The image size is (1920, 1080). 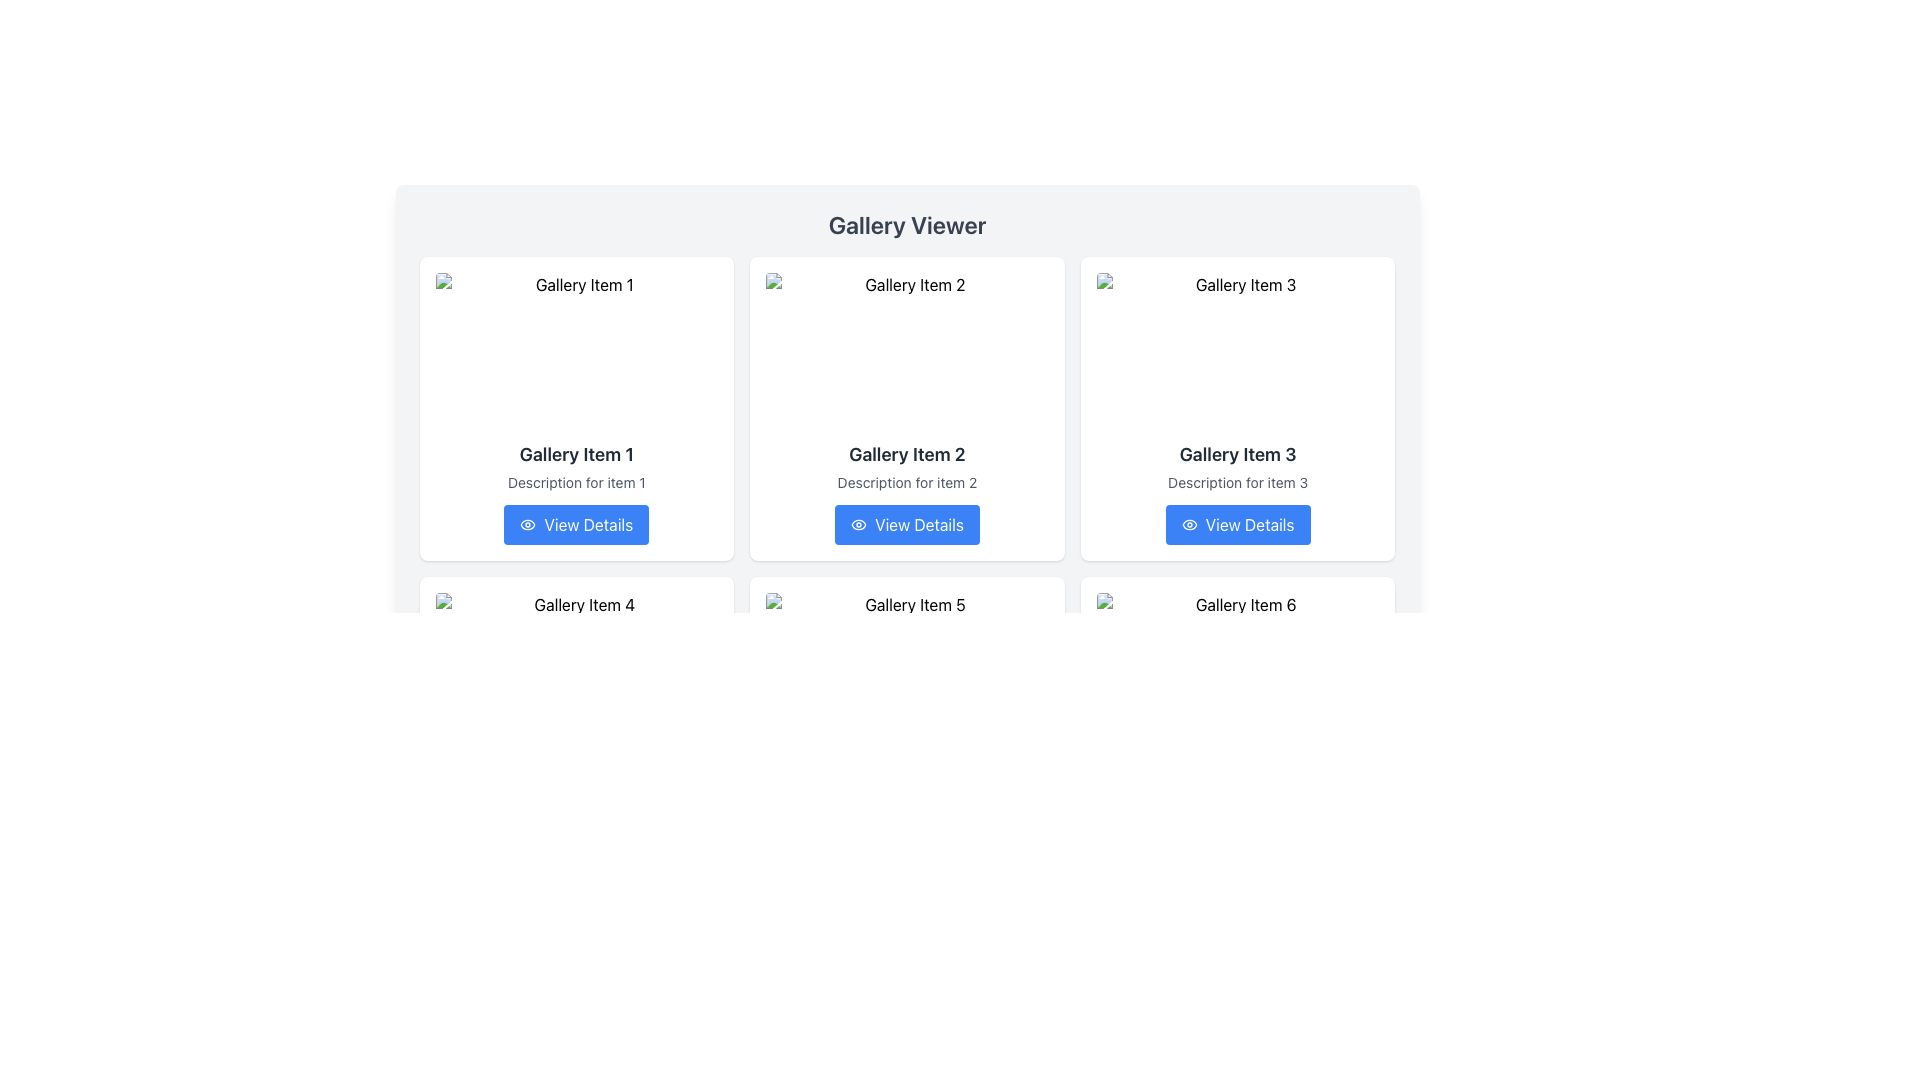 What do you see at coordinates (1237, 455) in the screenshot?
I see `text label displaying 'Gallery Item 3', which is bold and dark gray, located below the thumbnail image in the third column of the gallery viewer interface` at bounding box center [1237, 455].